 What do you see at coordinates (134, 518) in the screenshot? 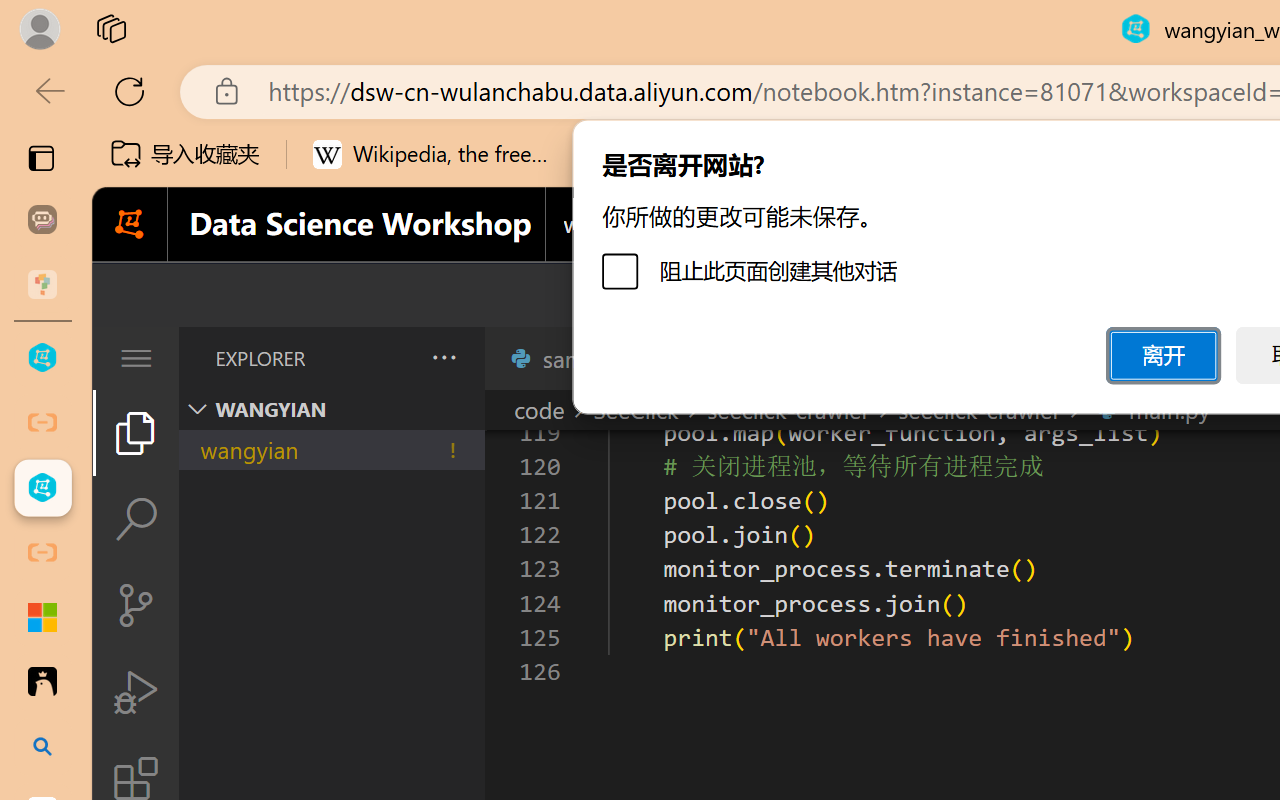
I see `'Search (Ctrl+Shift+F)'` at bounding box center [134, 518].